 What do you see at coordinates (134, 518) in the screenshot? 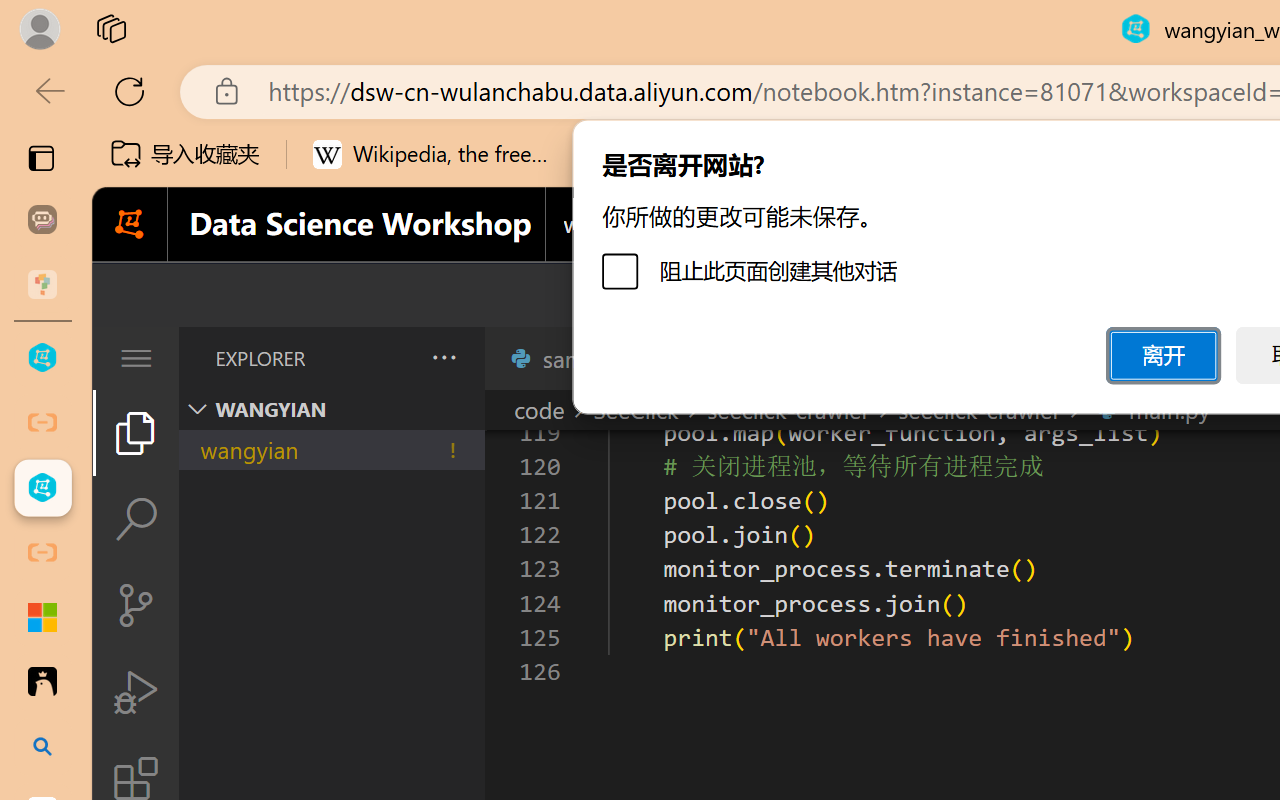
I see `'Search (Ctrl+Shift+F)'` at bounding box center [134, 518].